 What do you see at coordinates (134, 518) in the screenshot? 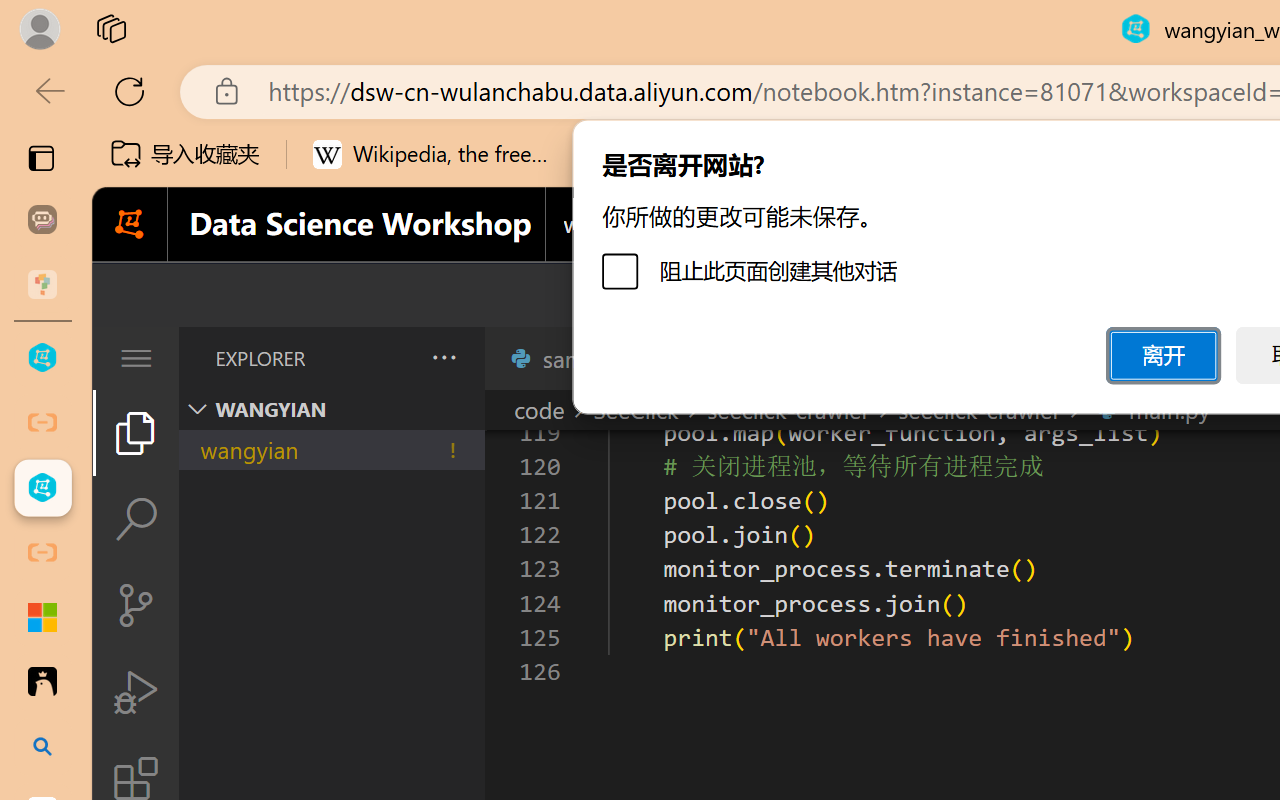
I see `'Search (Ctrl+Shift+F)'` at bounding box center [134, 518].